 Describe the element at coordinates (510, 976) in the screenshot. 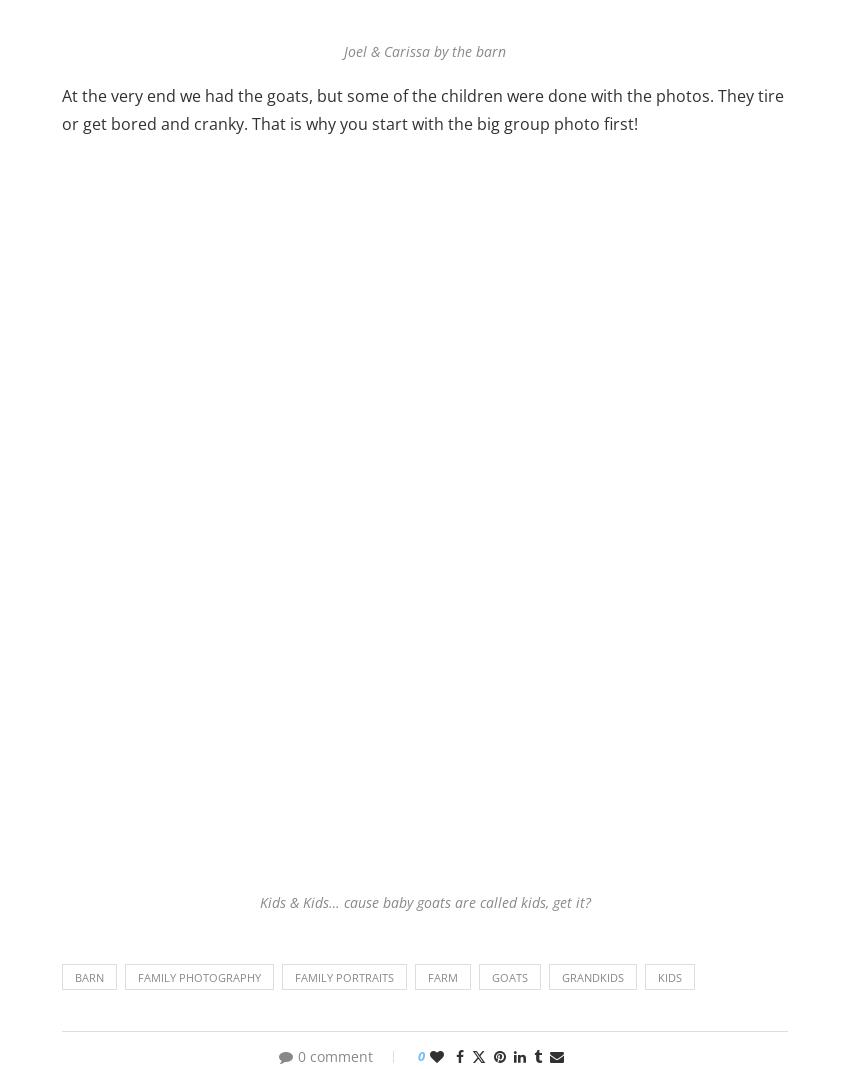

I see `'goats'` at that location.